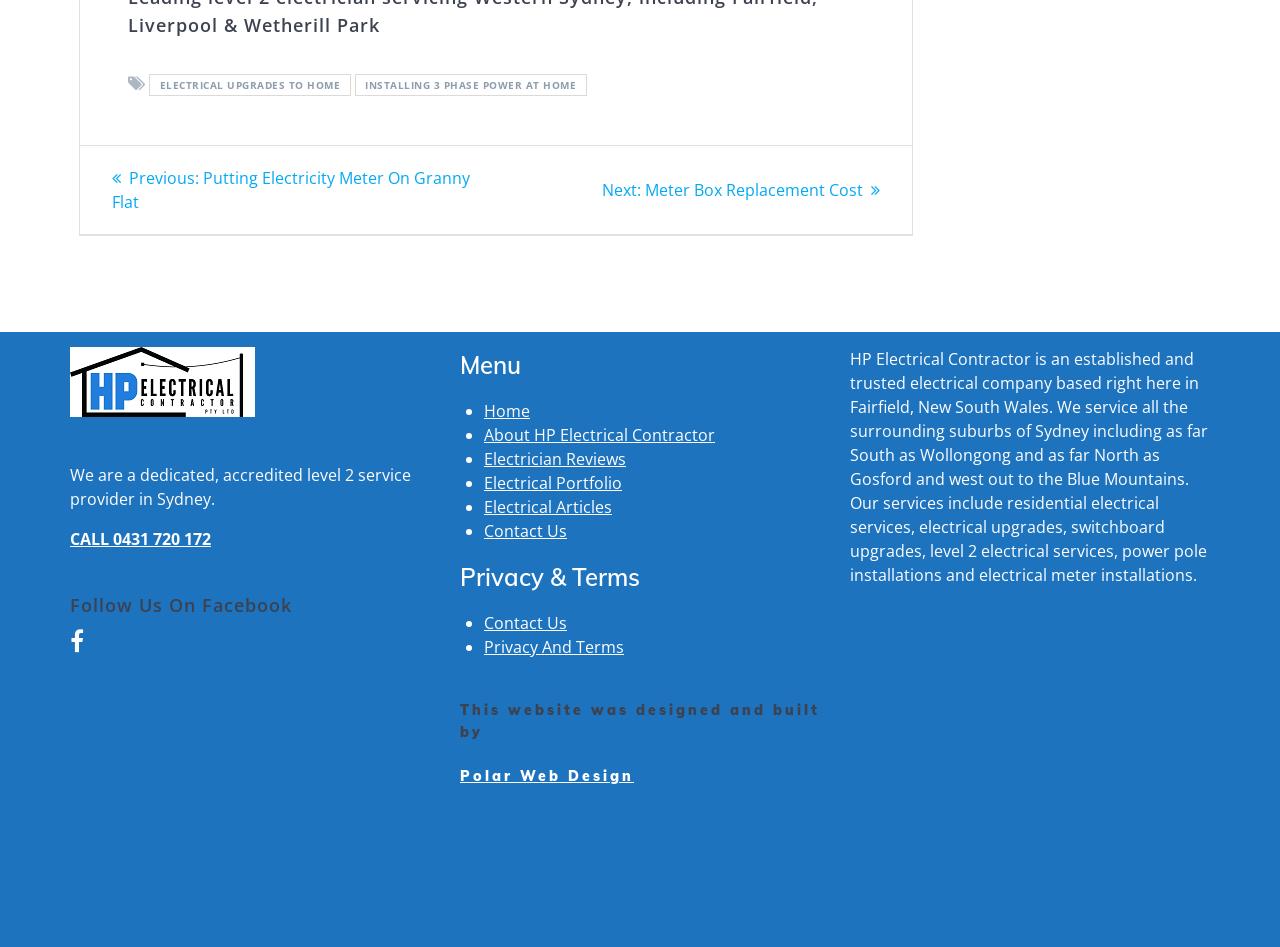  I want to click on 'Home', so click(483, 409).